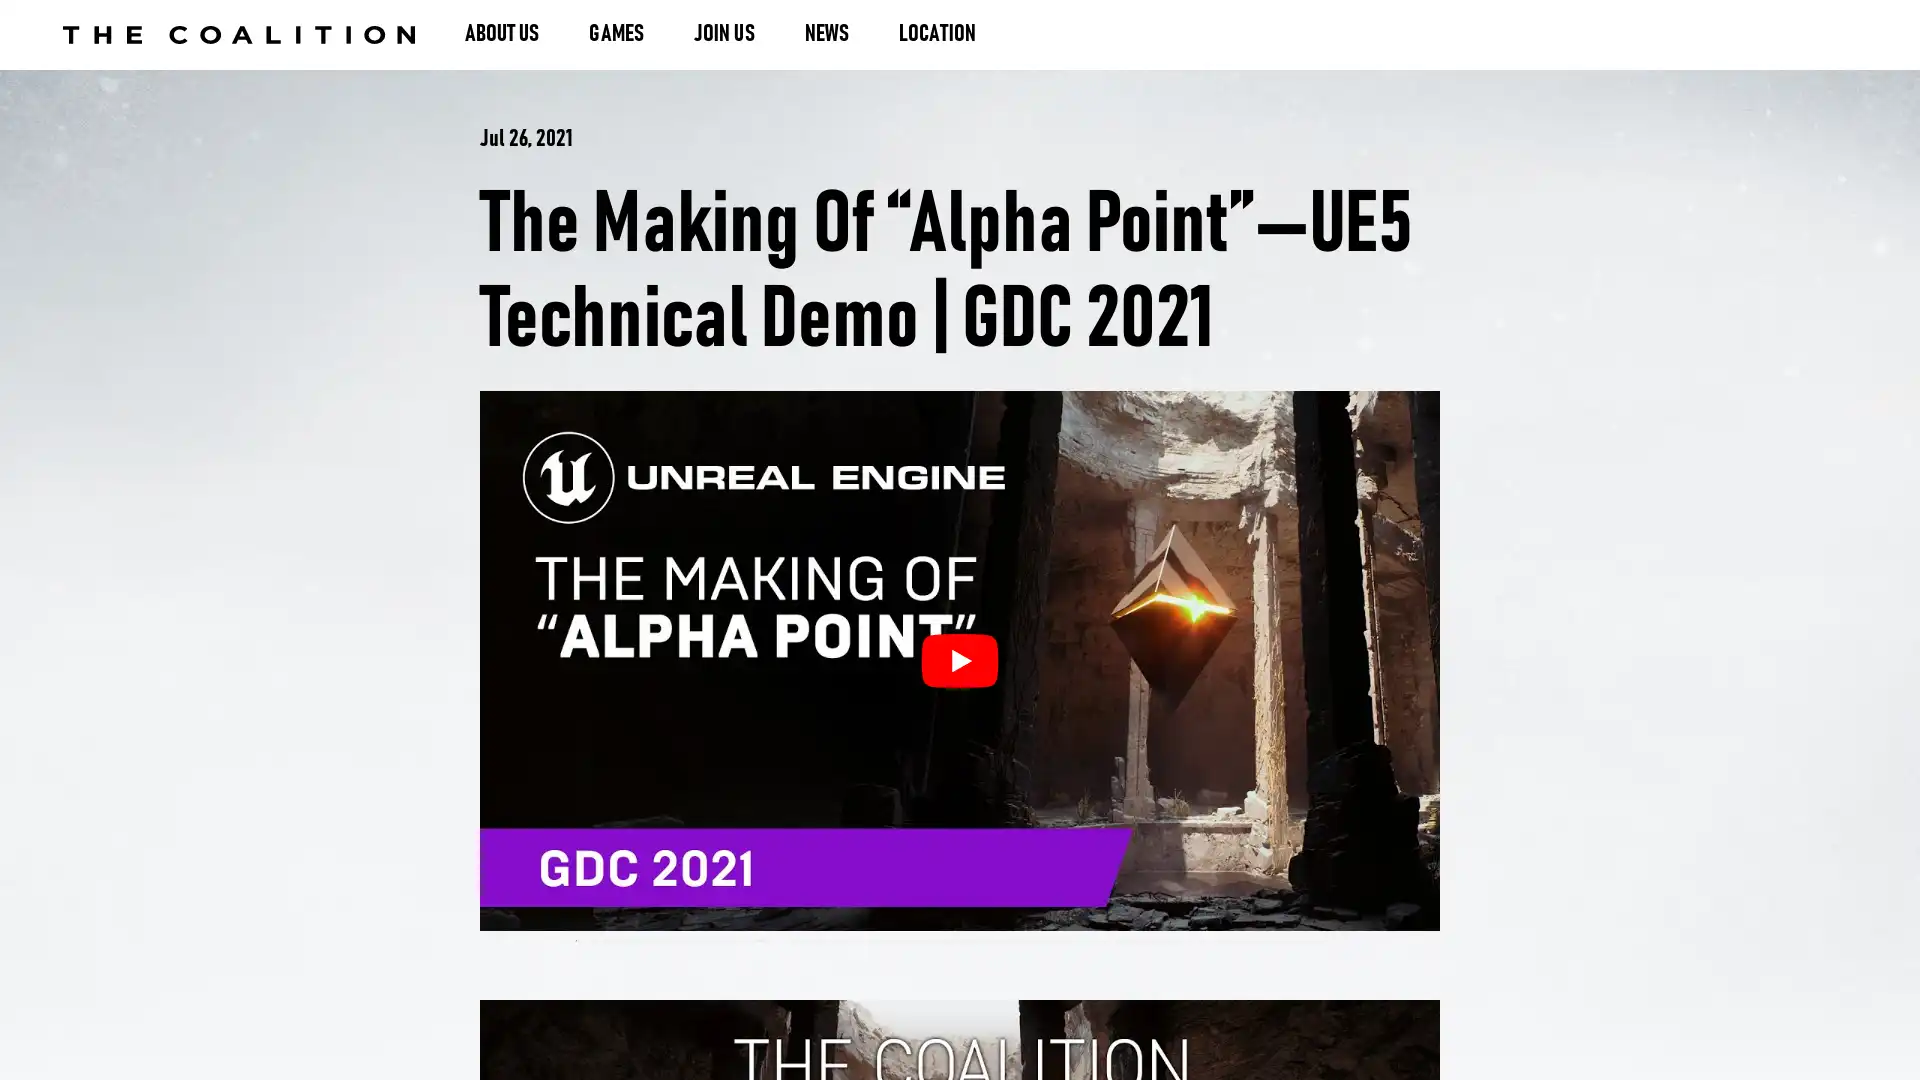  Describe the element at coordinates (960, 659) in the screenshot. I see `The Making of Alpha PointUE5 Technical Demo | GDC 2021` at that location.